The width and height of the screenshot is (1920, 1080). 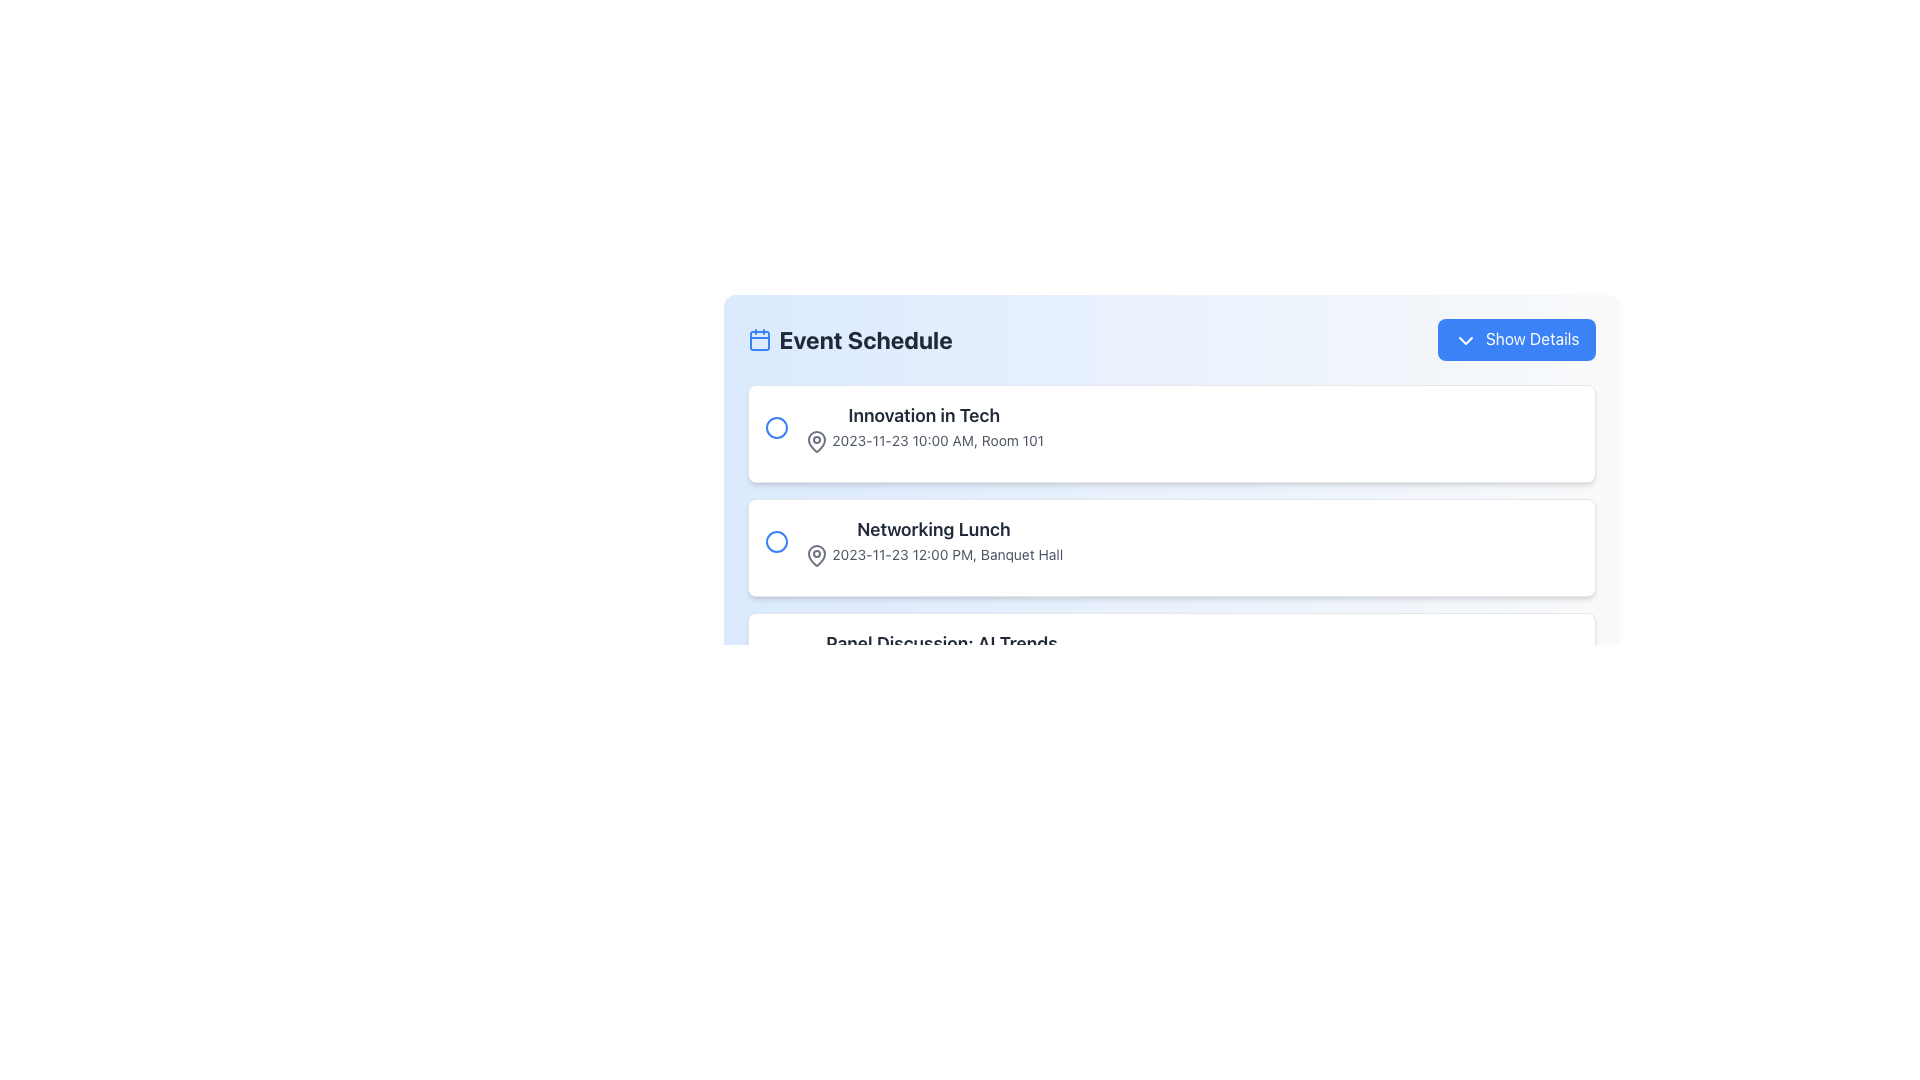 What do you see at coordinates (1171, 432) in the screenshot?
I see `the Informative Card element titled 'Innovation in Tech'` at bounding box center [1171, 432].